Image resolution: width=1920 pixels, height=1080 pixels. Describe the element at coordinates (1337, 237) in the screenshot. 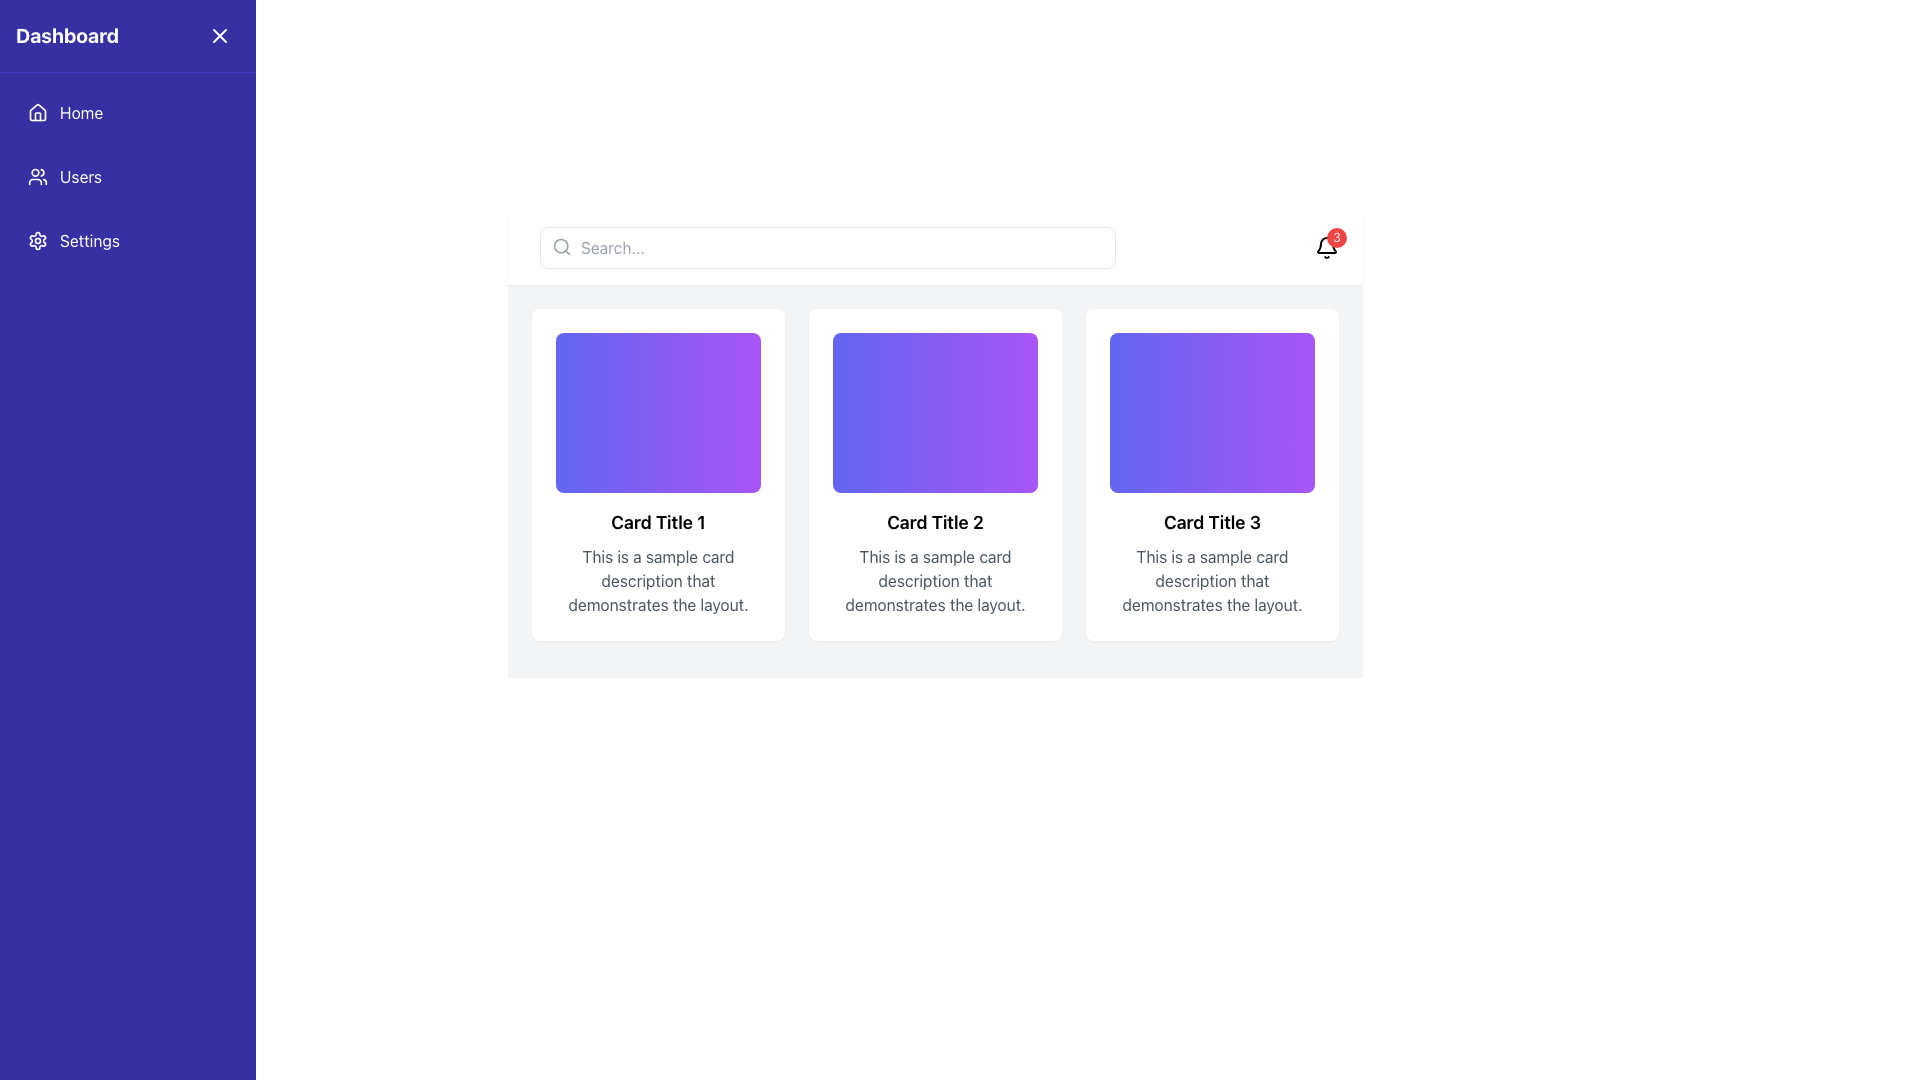

I see `the content of the Notification badge located at the top-right corner of the bell icon in the user interface` at that location.